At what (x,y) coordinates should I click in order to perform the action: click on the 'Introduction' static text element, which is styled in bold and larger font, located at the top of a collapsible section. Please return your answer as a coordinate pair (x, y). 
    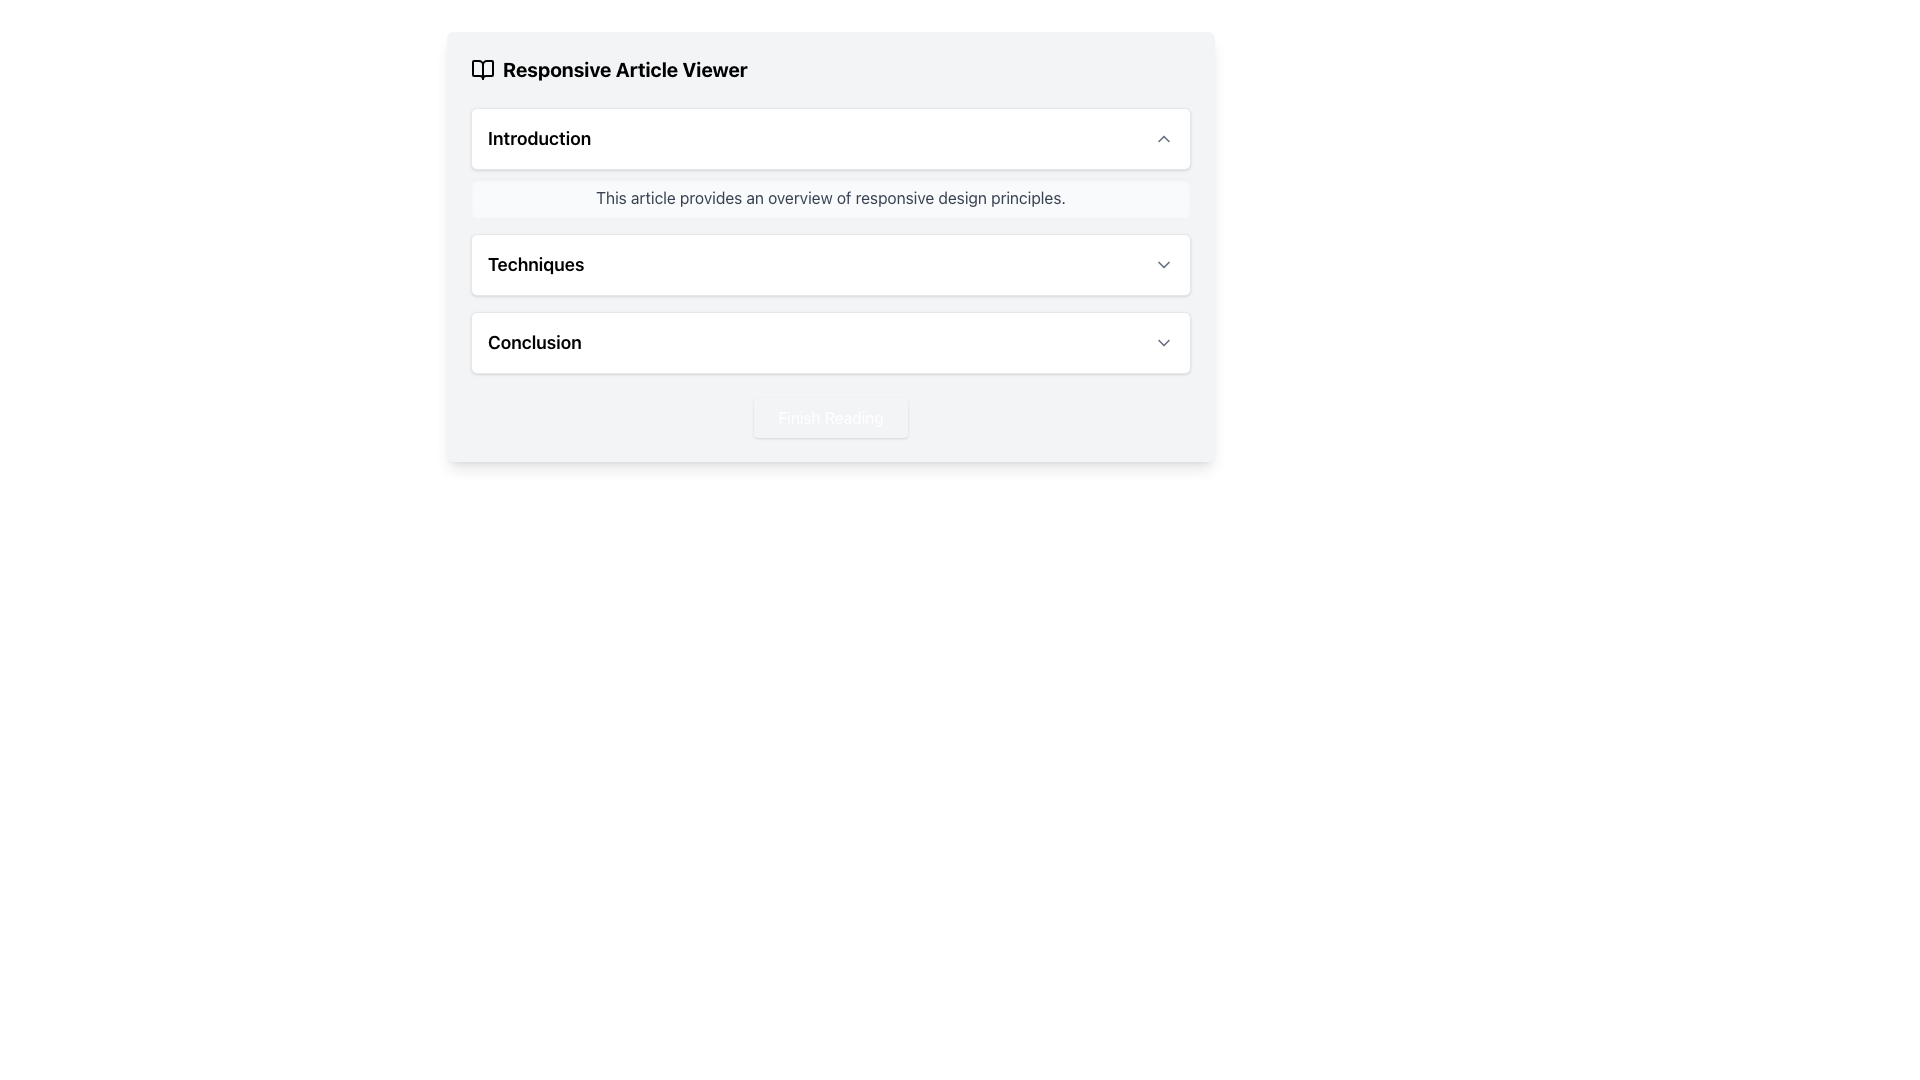
    Looking at the image, I should click on (539, 137).